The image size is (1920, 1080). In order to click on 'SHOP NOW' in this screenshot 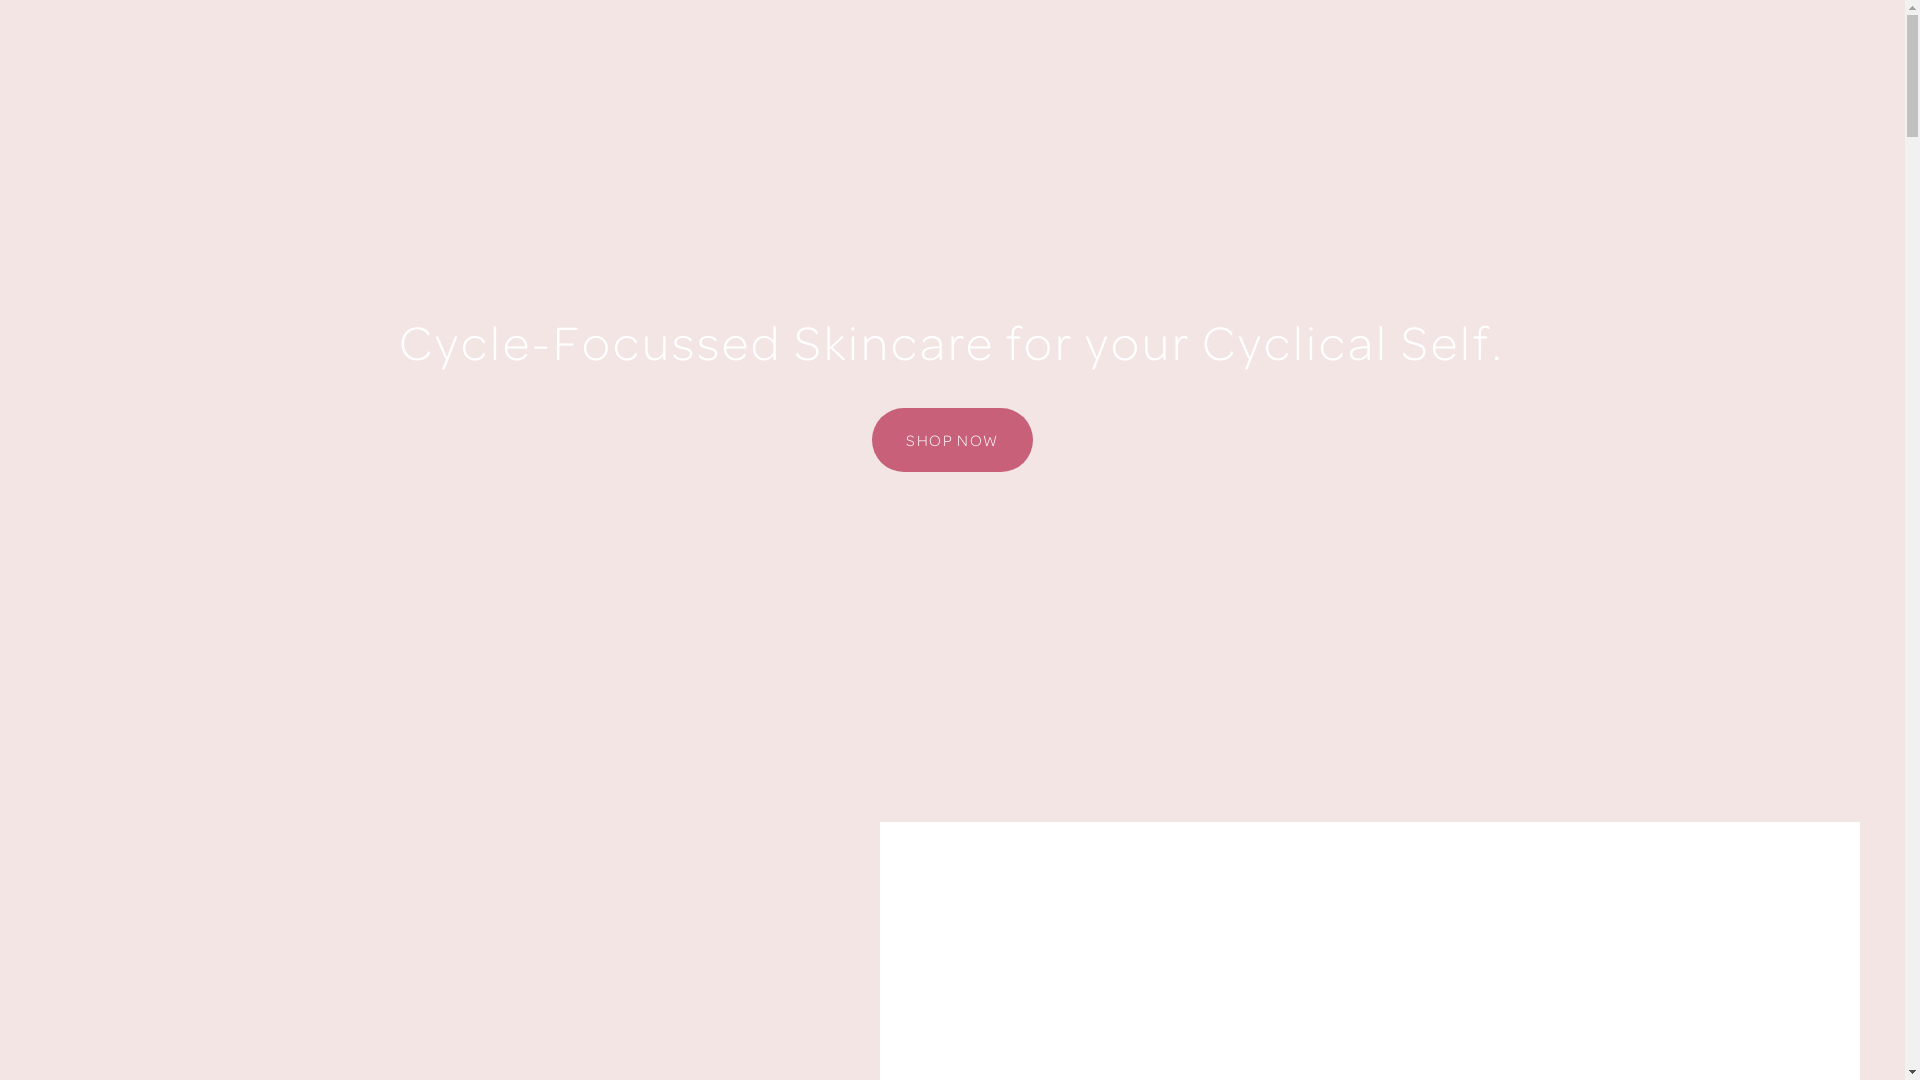, I will do `click(951, 438)`.